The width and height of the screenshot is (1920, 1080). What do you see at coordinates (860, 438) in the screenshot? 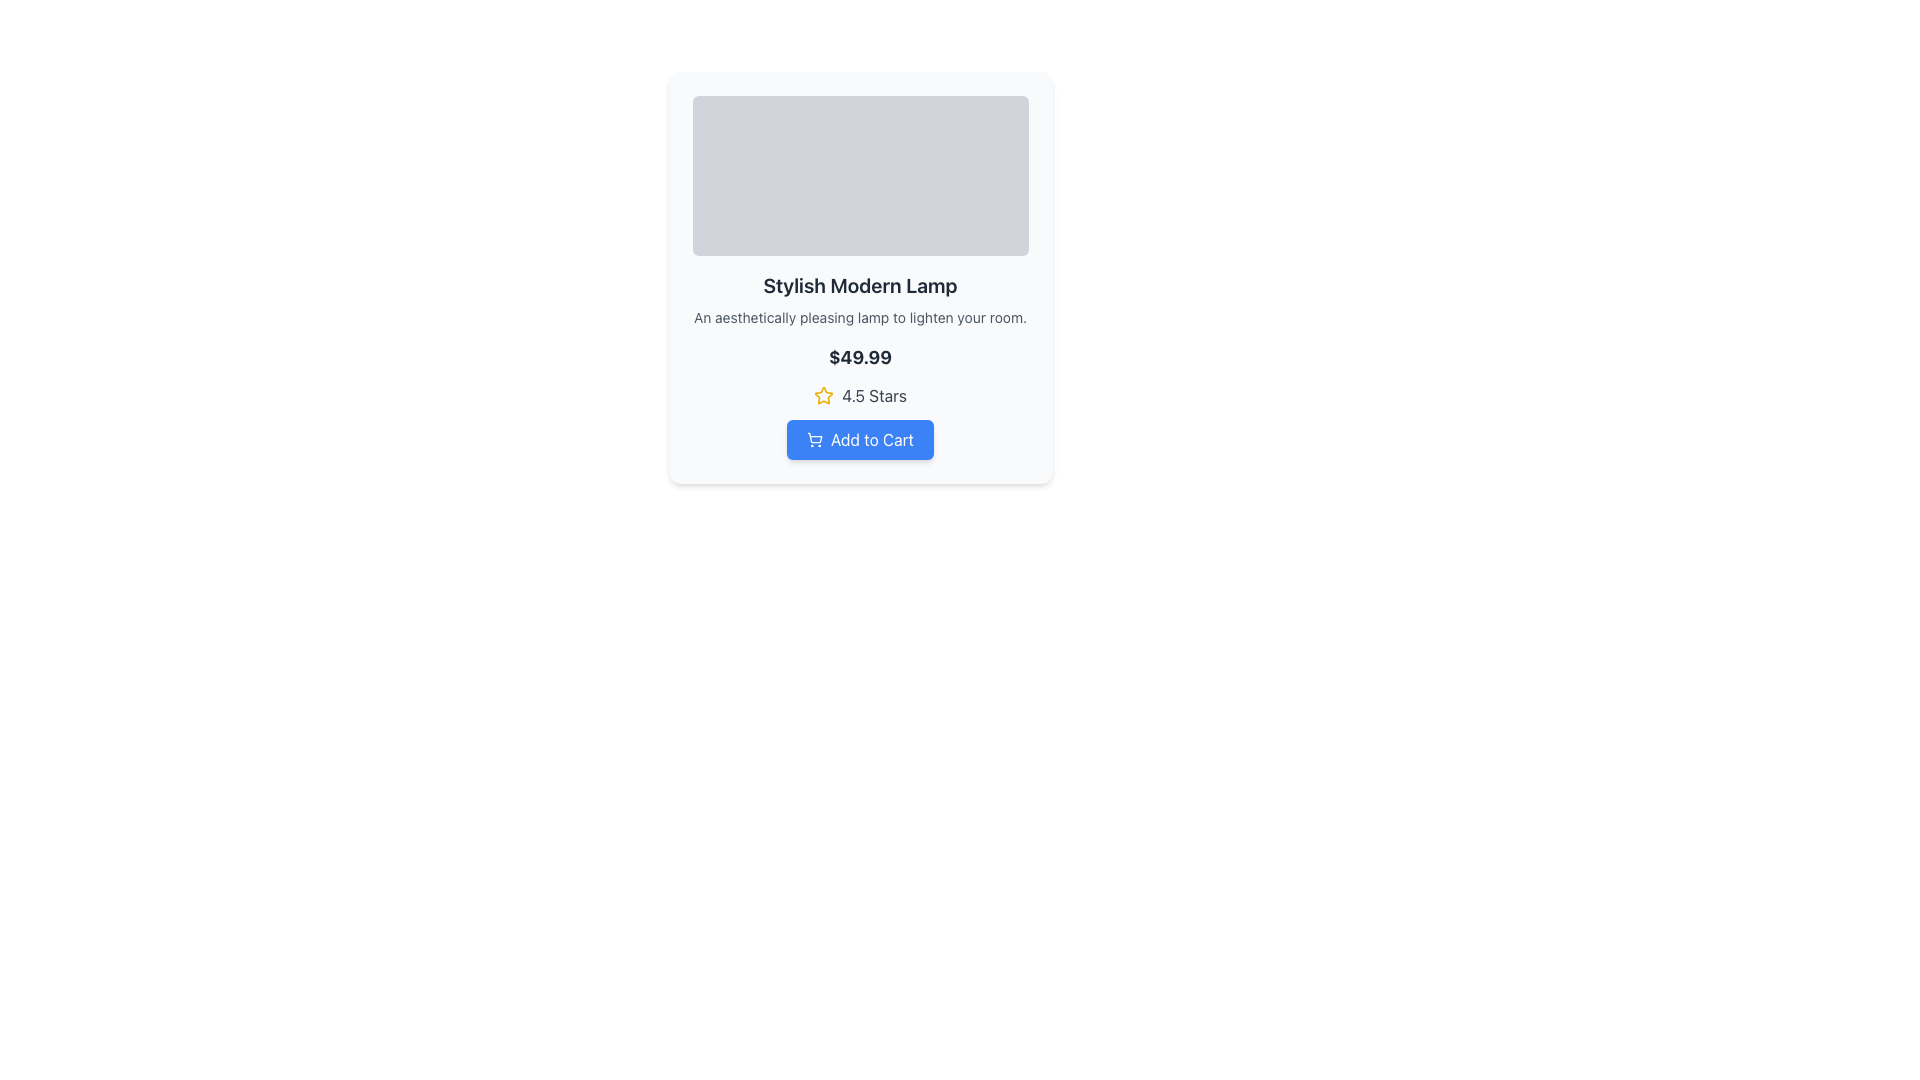
I see `the blue 'Add to Cart' button with a shopping cart icon` at bounding box center [860, 438].